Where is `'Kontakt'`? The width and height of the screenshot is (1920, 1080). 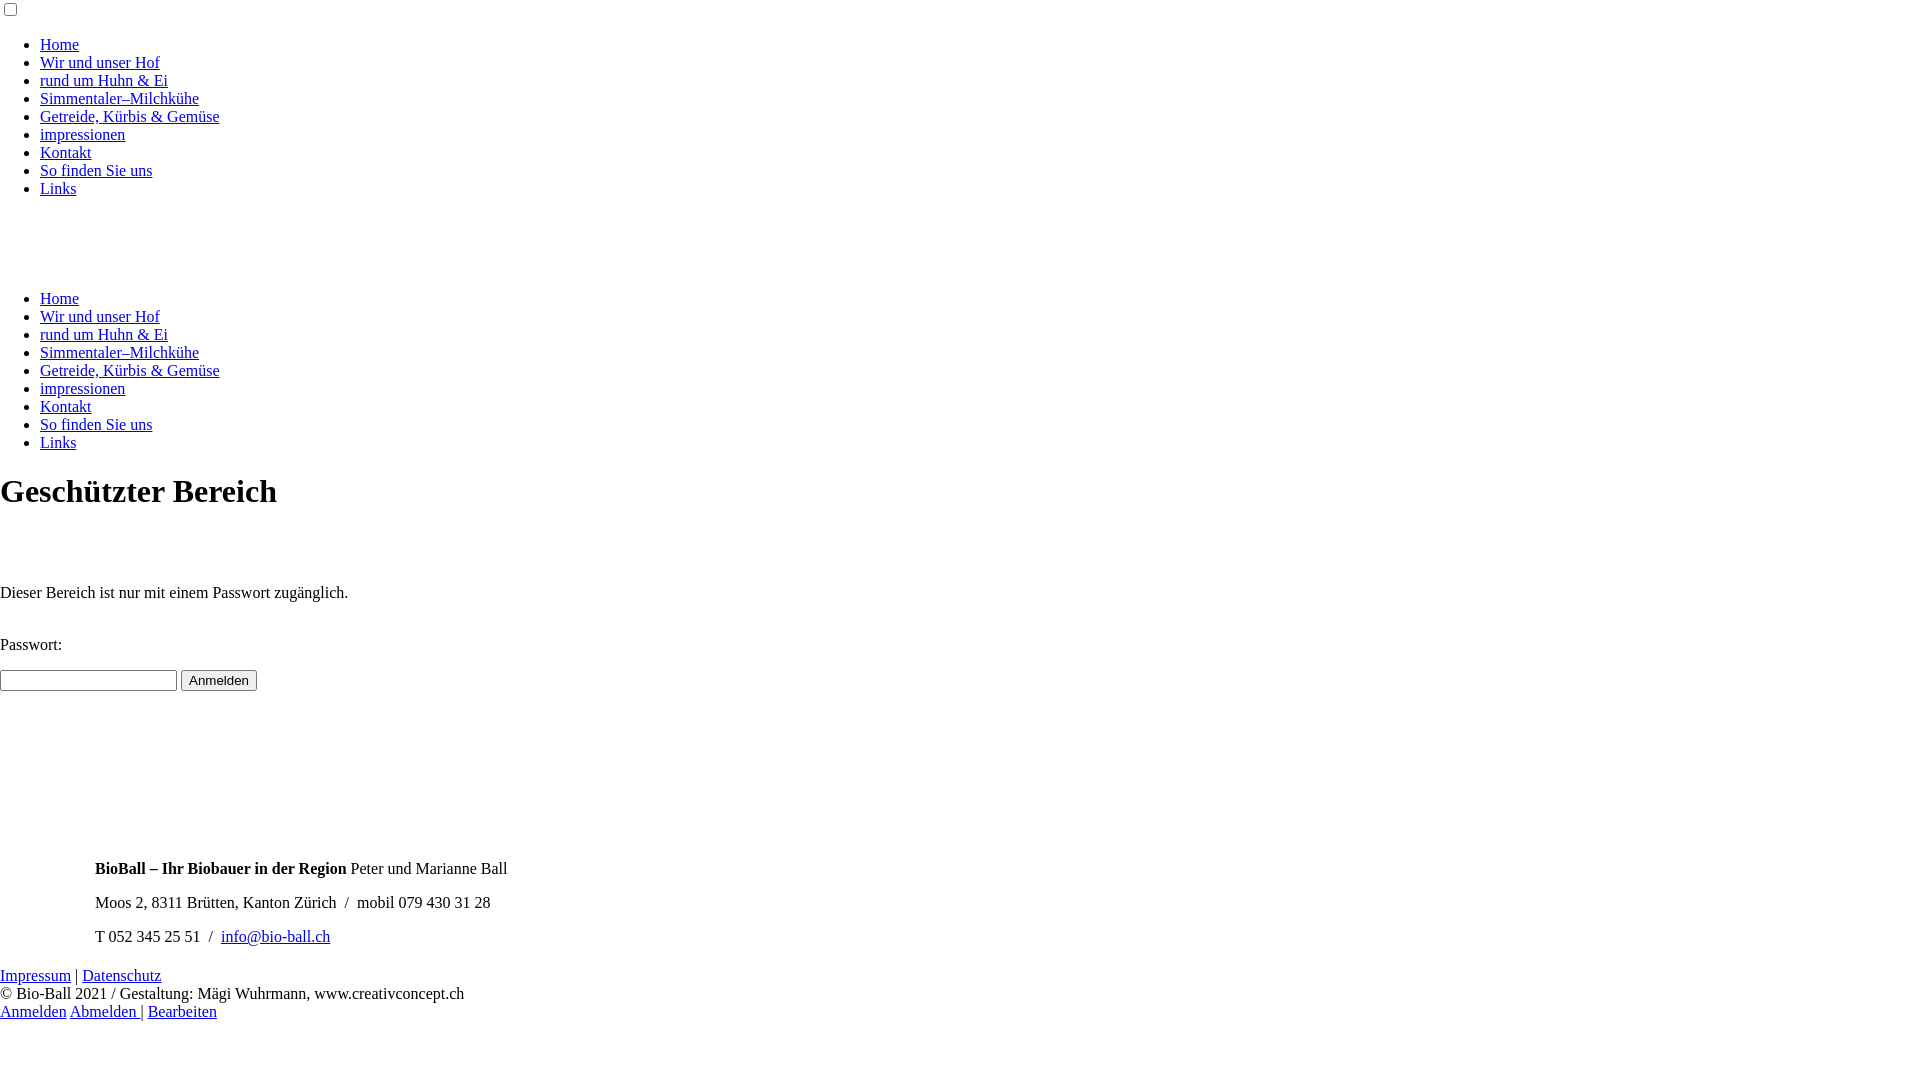 'Kontakt' is located at coordinates (66, 405).